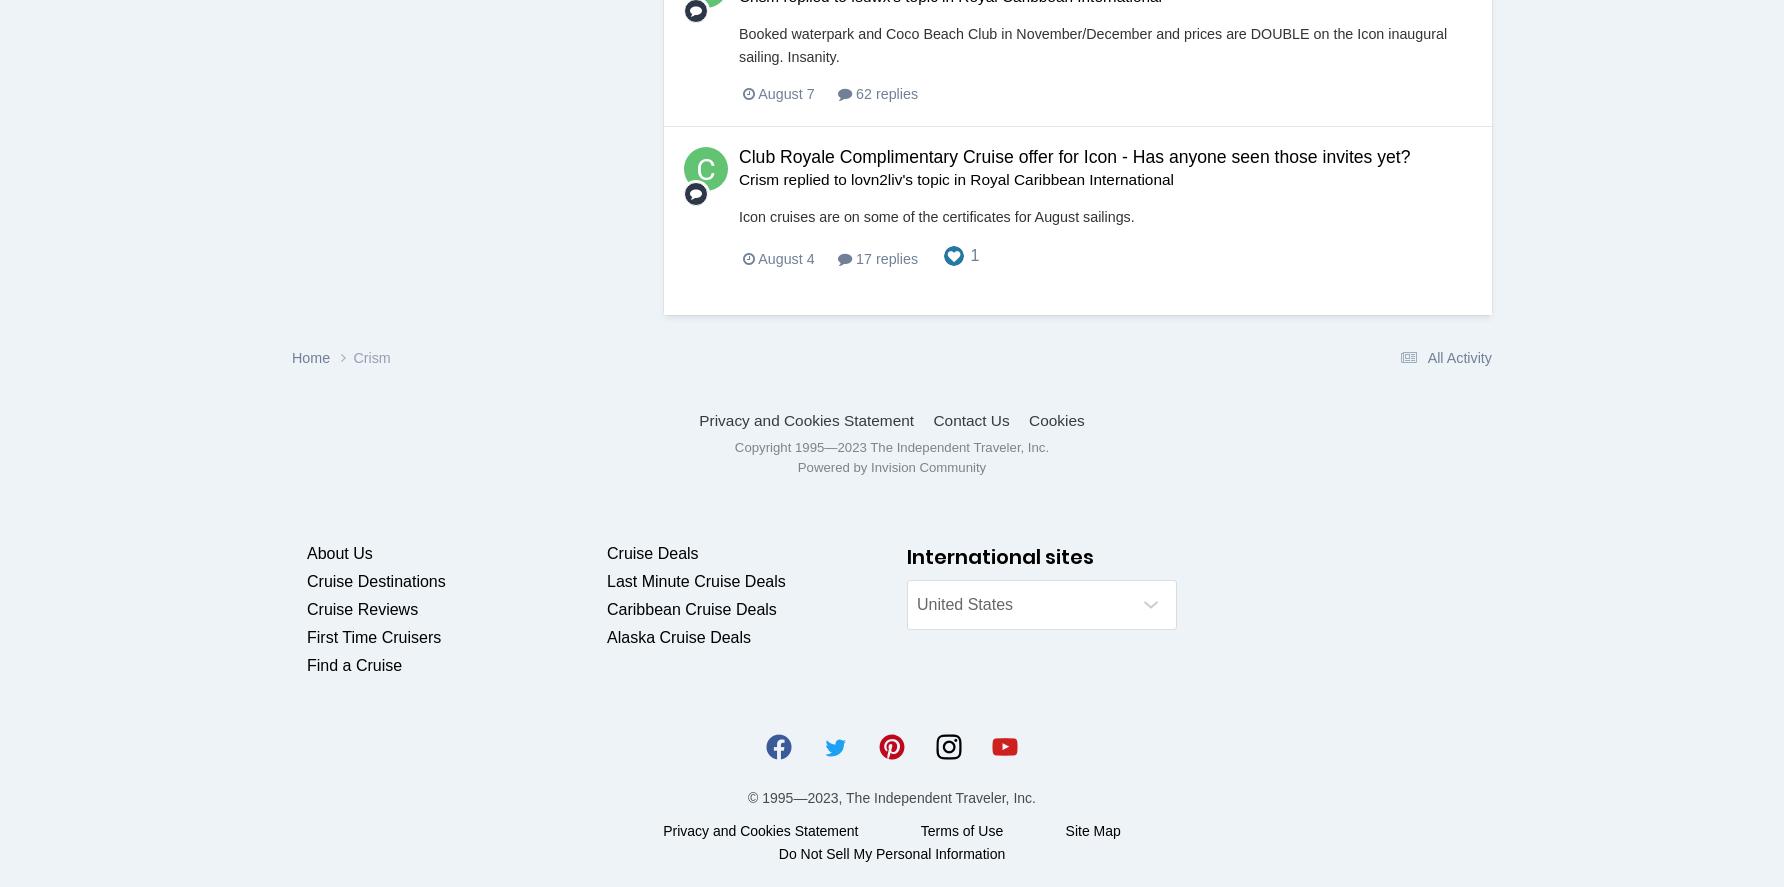 The image size is (1784, 887). I want to click on 'Copyright 1995—2023 The Independent Traveler, Inc.', so click(890, 445).